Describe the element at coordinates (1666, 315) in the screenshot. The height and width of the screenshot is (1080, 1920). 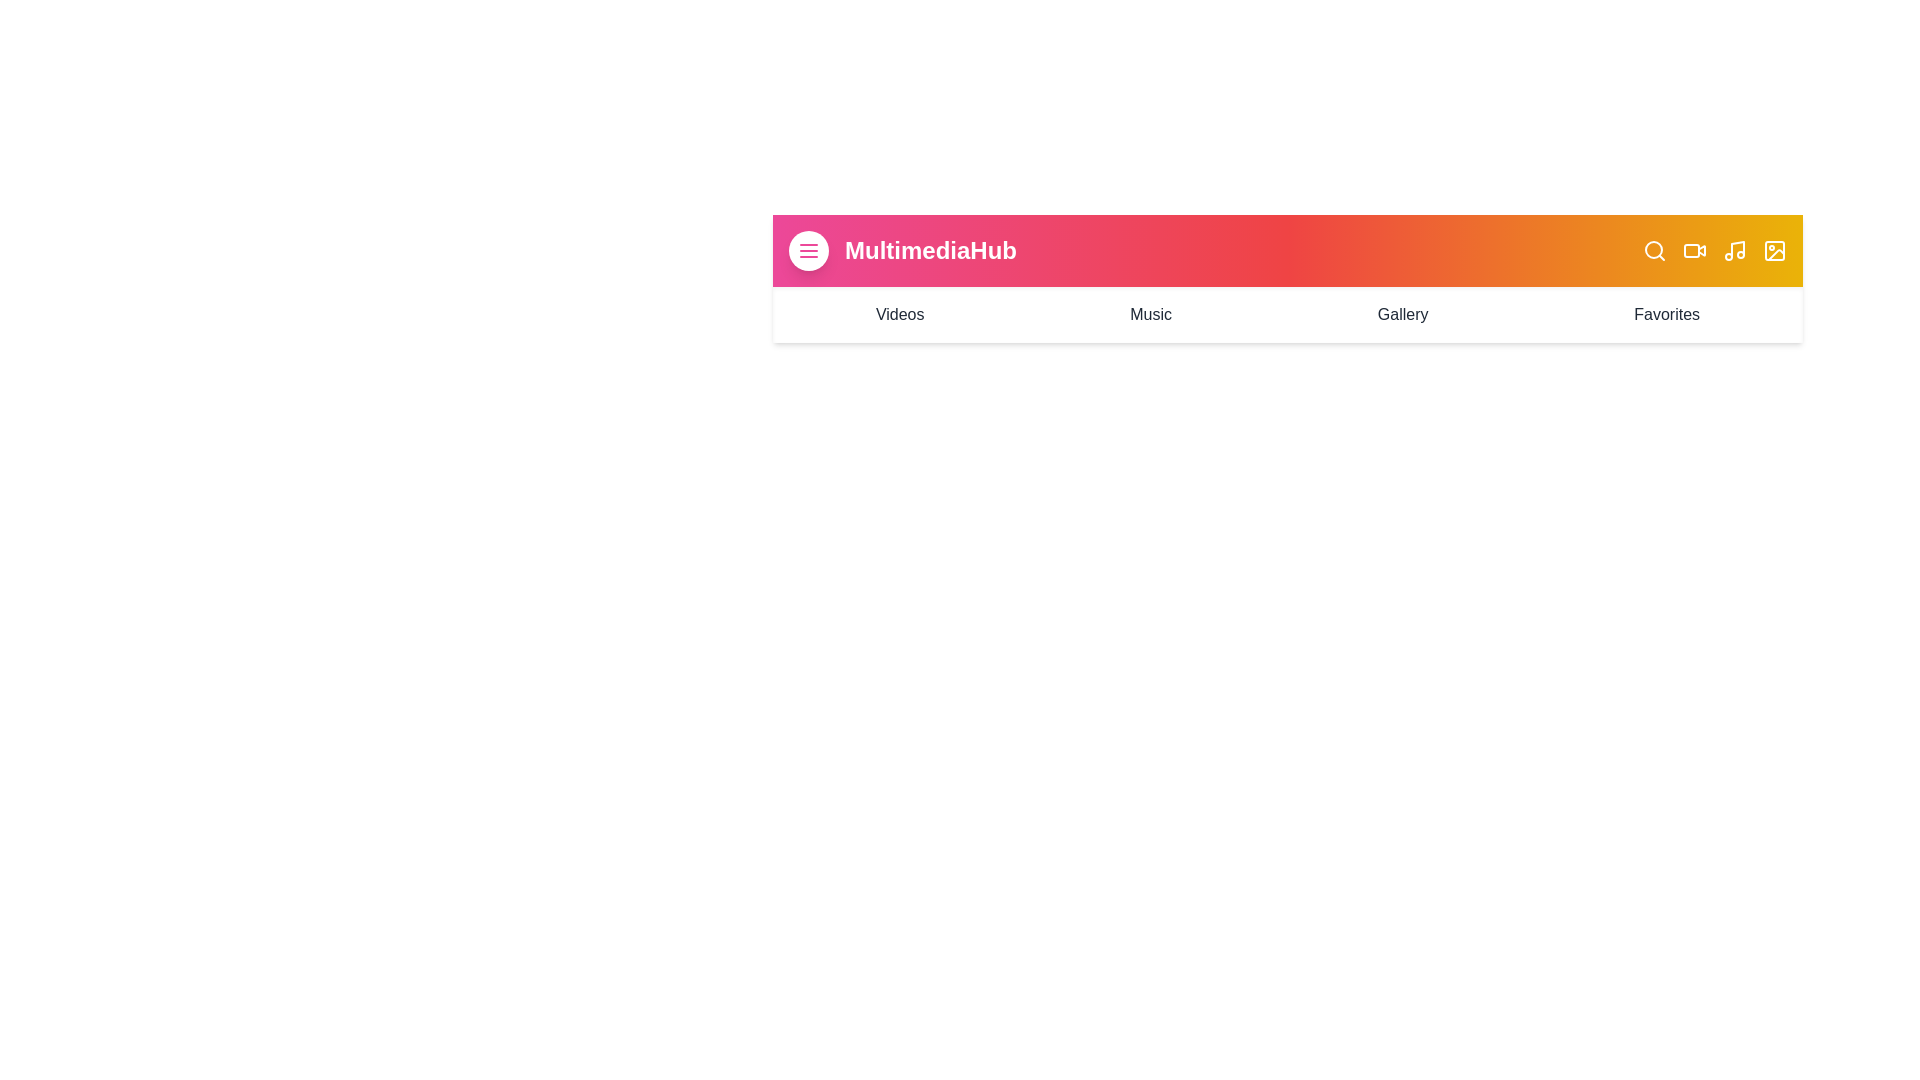
I see `the navigation link labeled 'Favorites' to navigate to the respective section` at that location.